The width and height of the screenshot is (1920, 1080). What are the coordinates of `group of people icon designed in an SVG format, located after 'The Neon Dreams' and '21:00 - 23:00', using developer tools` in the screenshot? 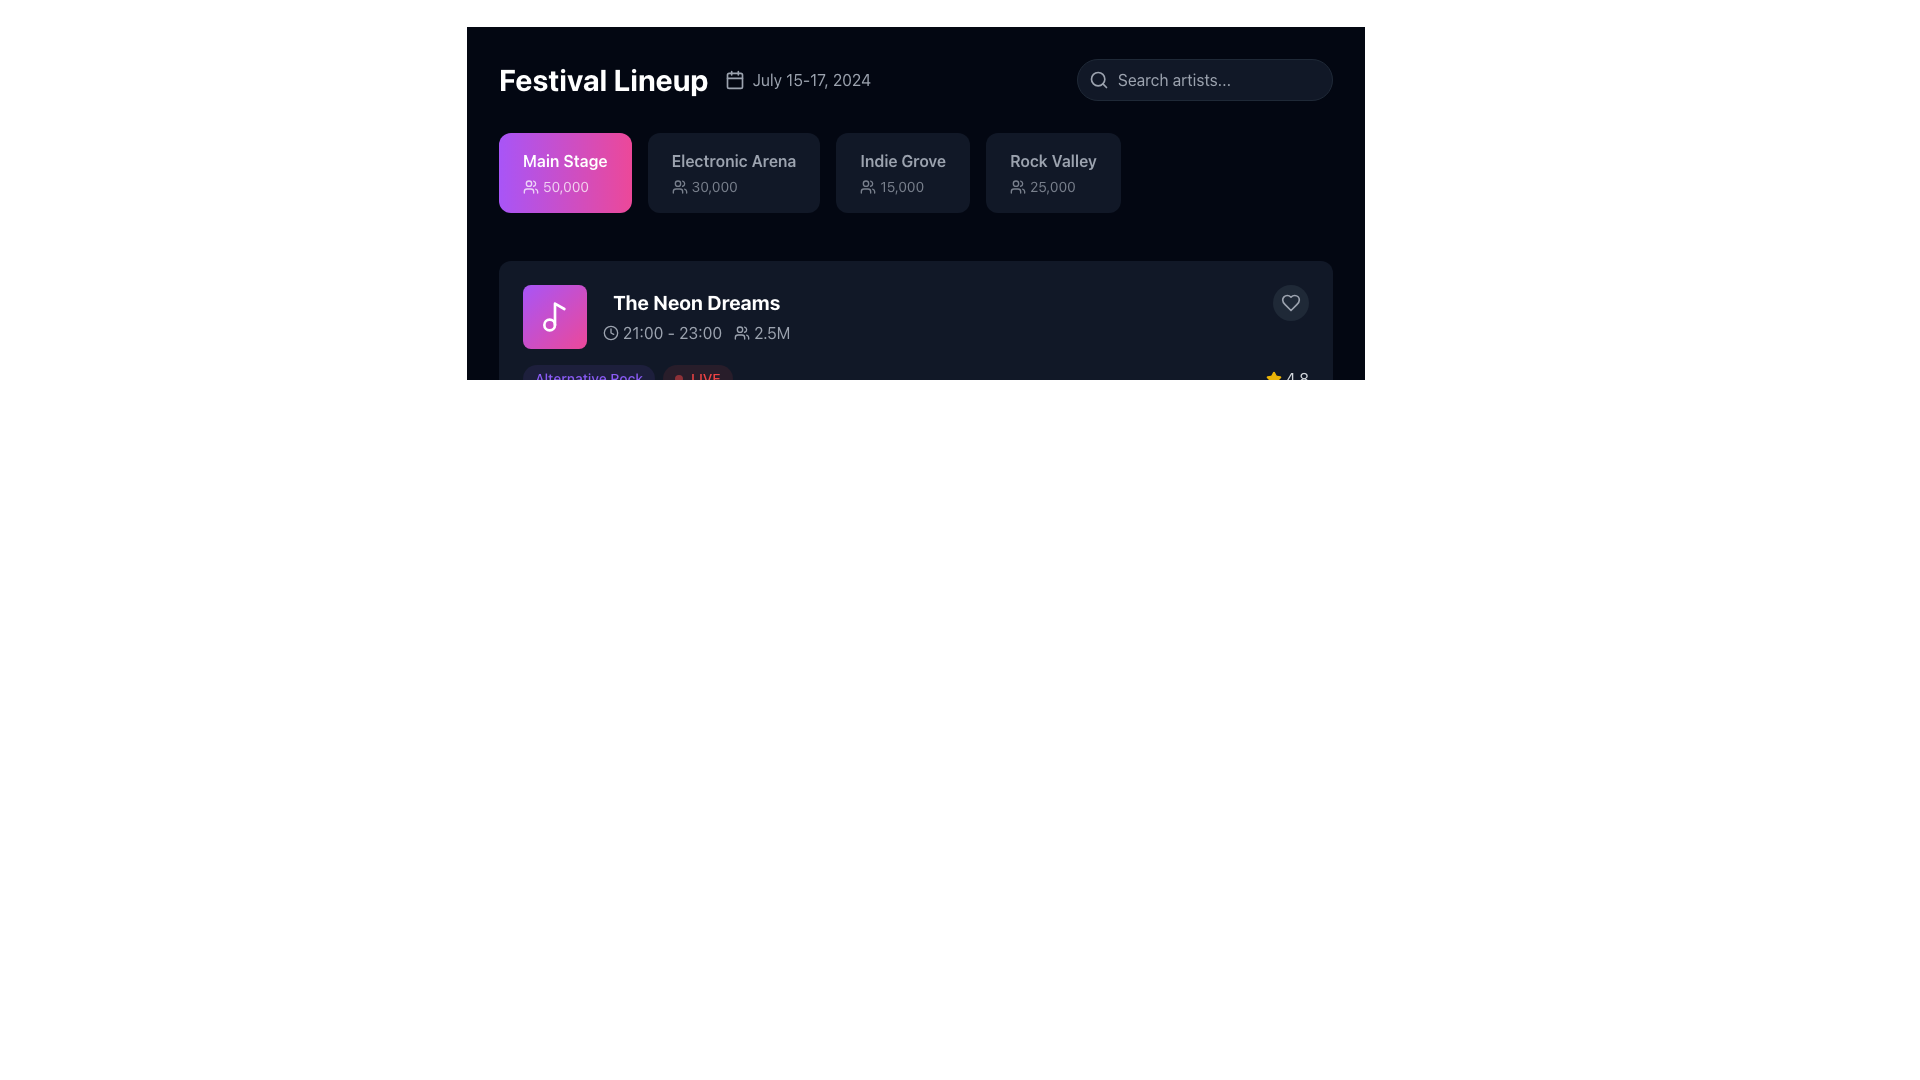 It's located at (741, 331).